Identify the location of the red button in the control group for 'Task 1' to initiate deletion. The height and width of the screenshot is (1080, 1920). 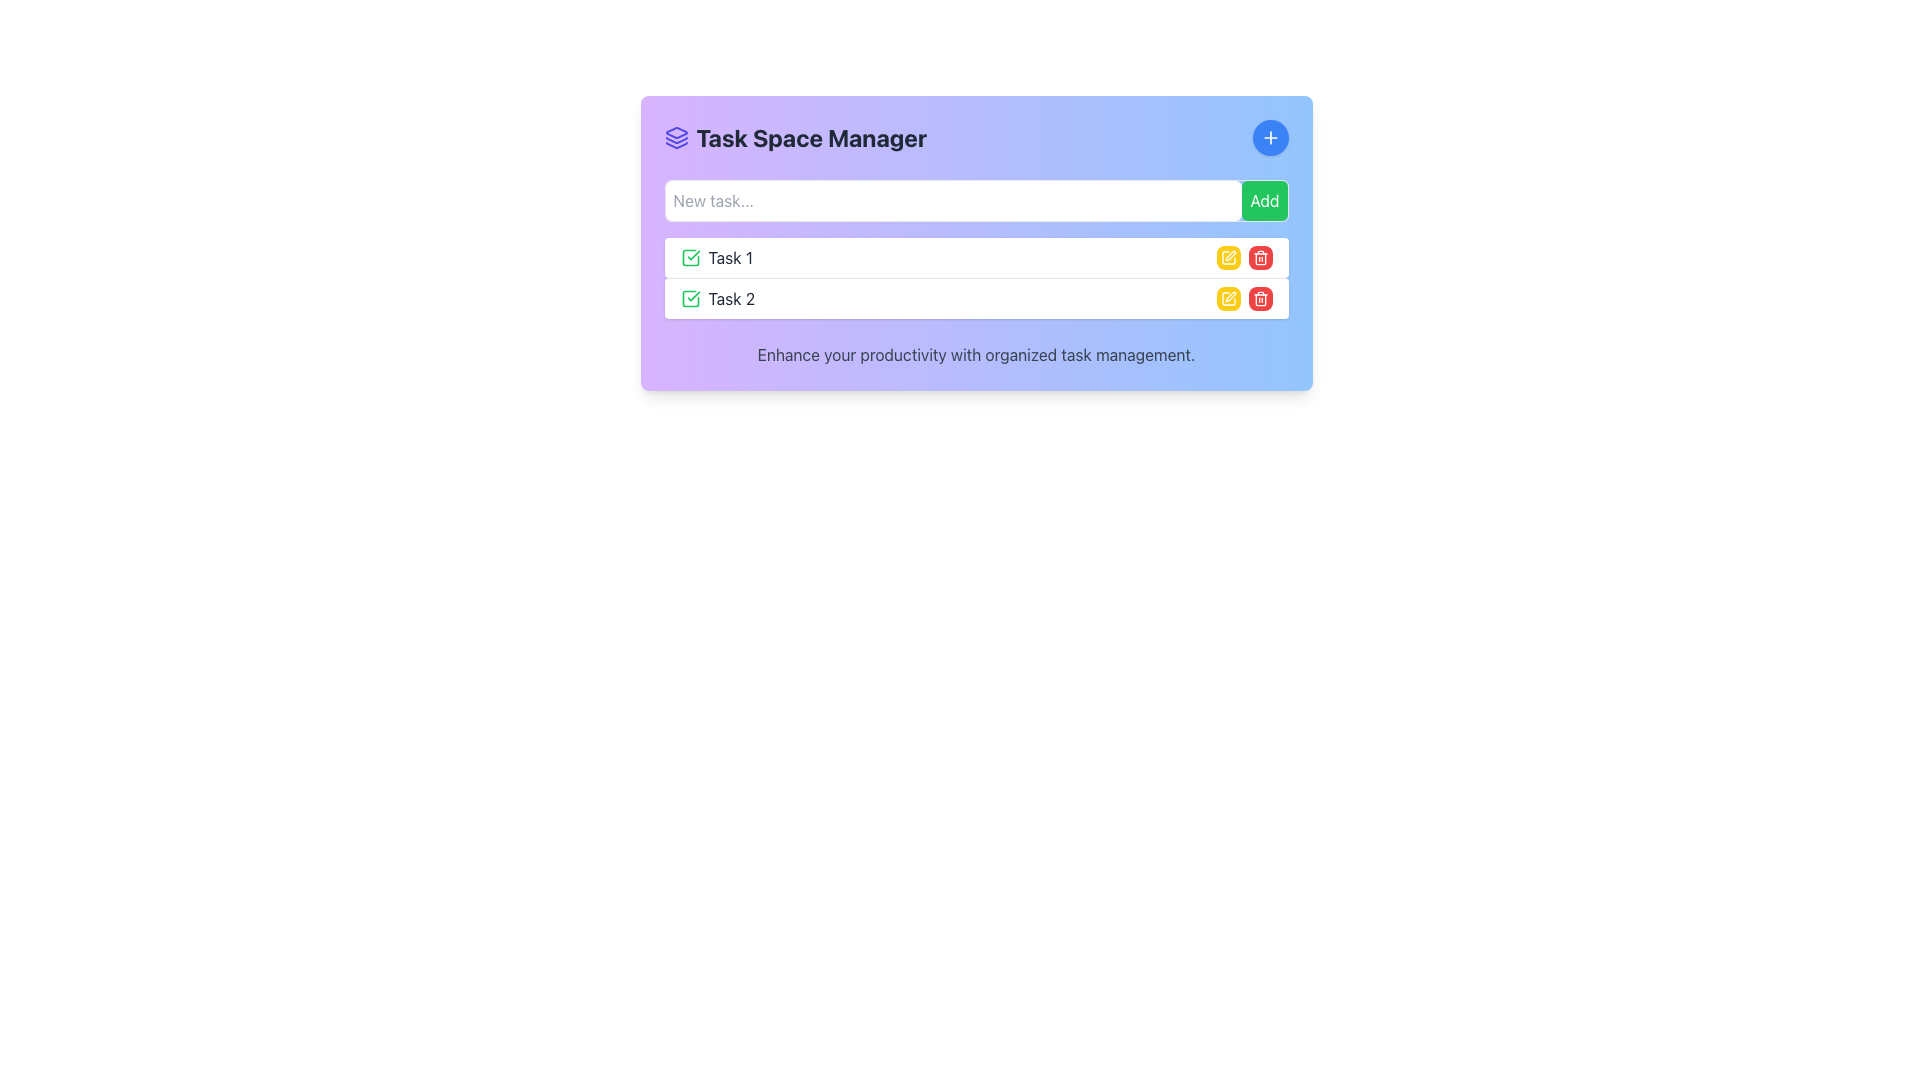
(1243, 257).